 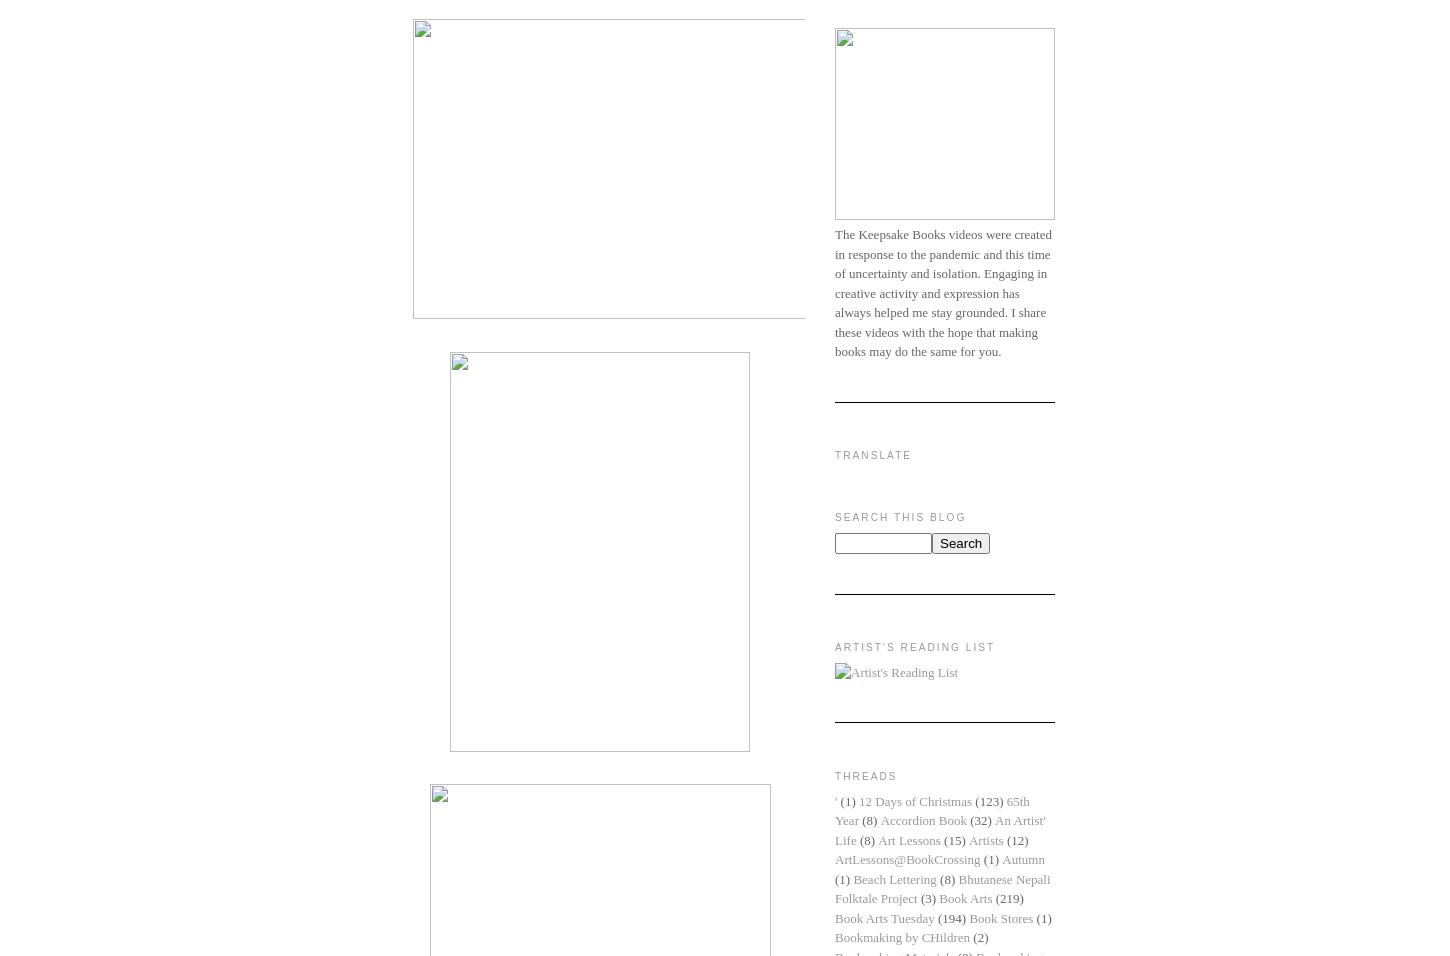 What do you see at coordinates (864, 774) in the screenshot?
I see `'Threads'` at bounding box center [864, 774].